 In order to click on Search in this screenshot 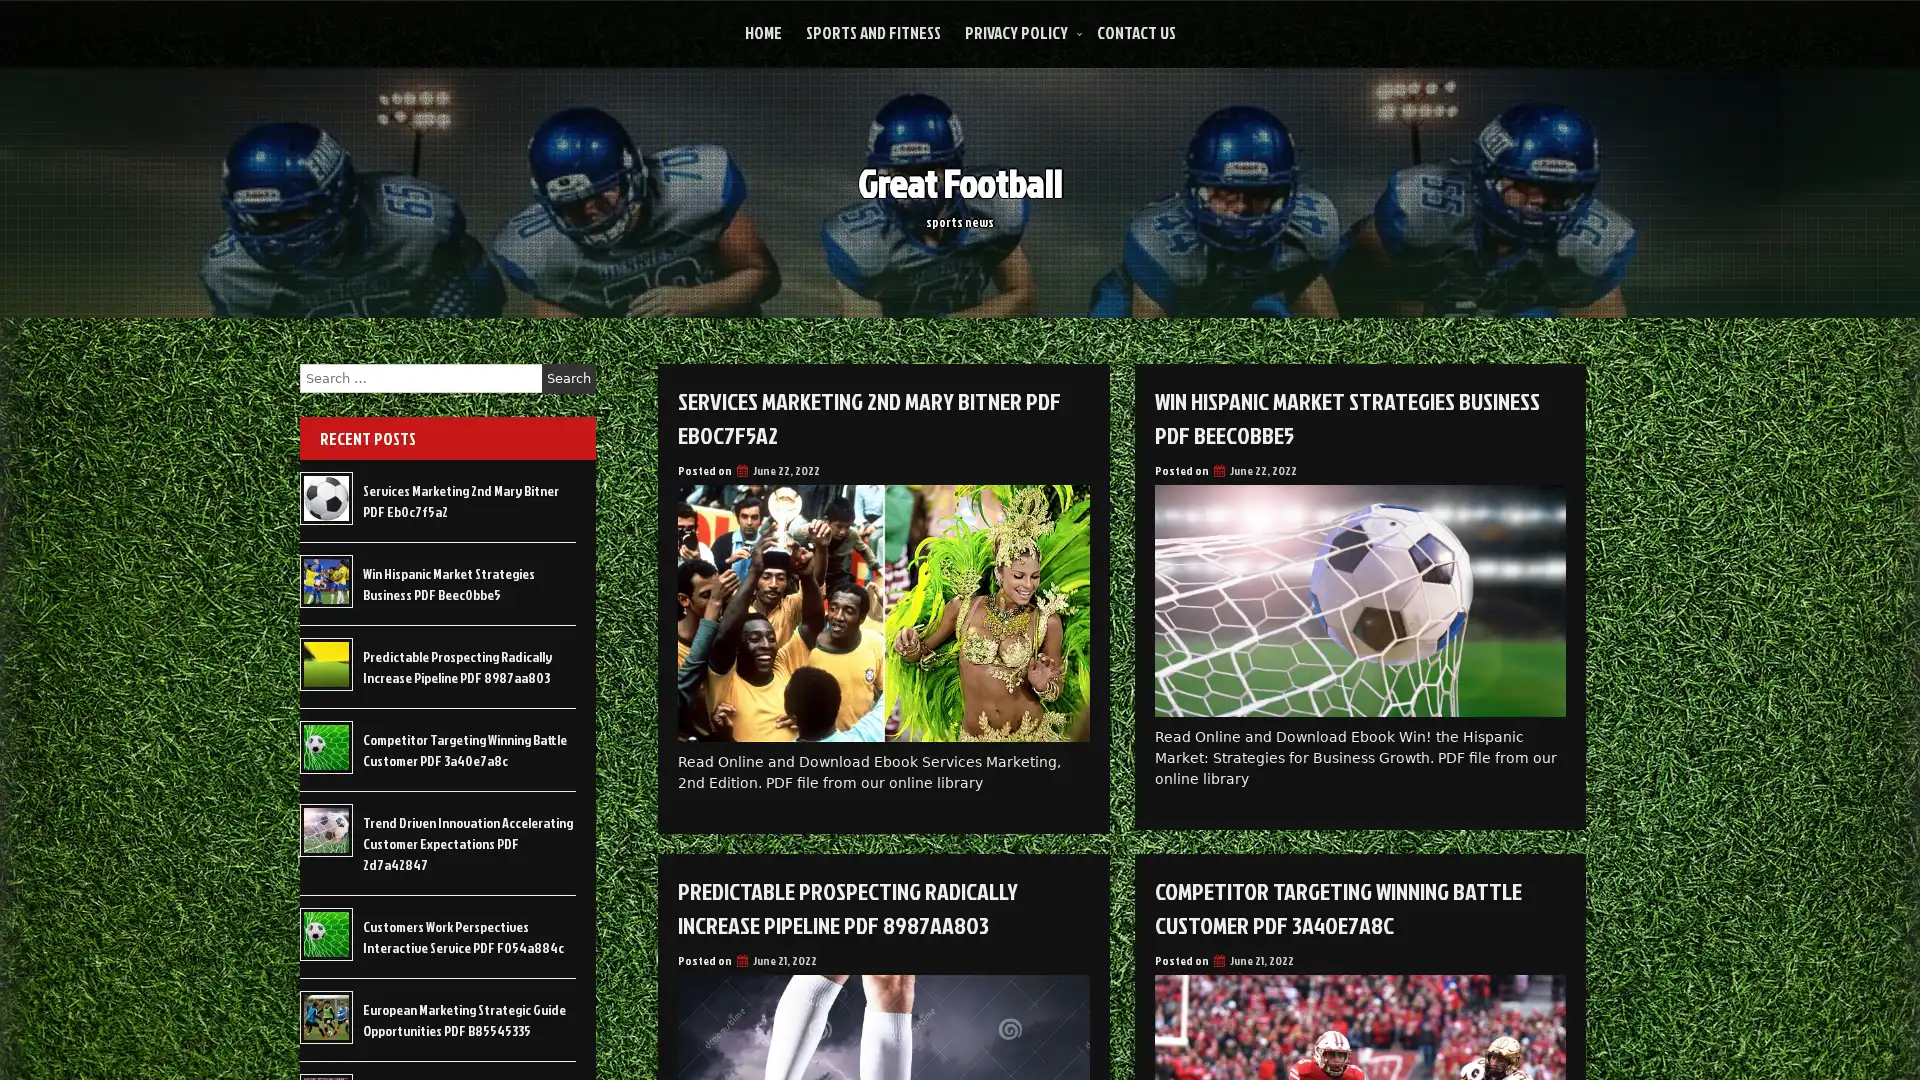, I will do `click(568, 378)`.